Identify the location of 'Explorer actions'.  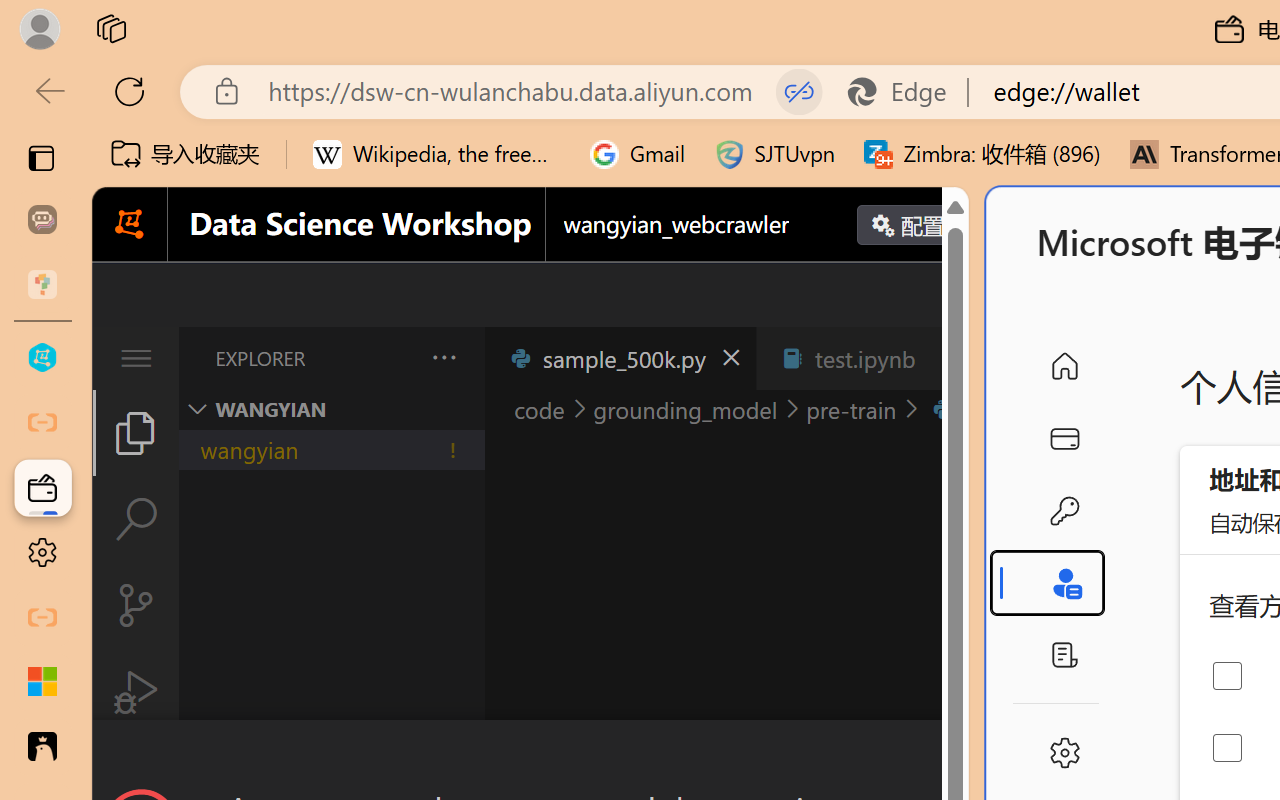
(391, 358).